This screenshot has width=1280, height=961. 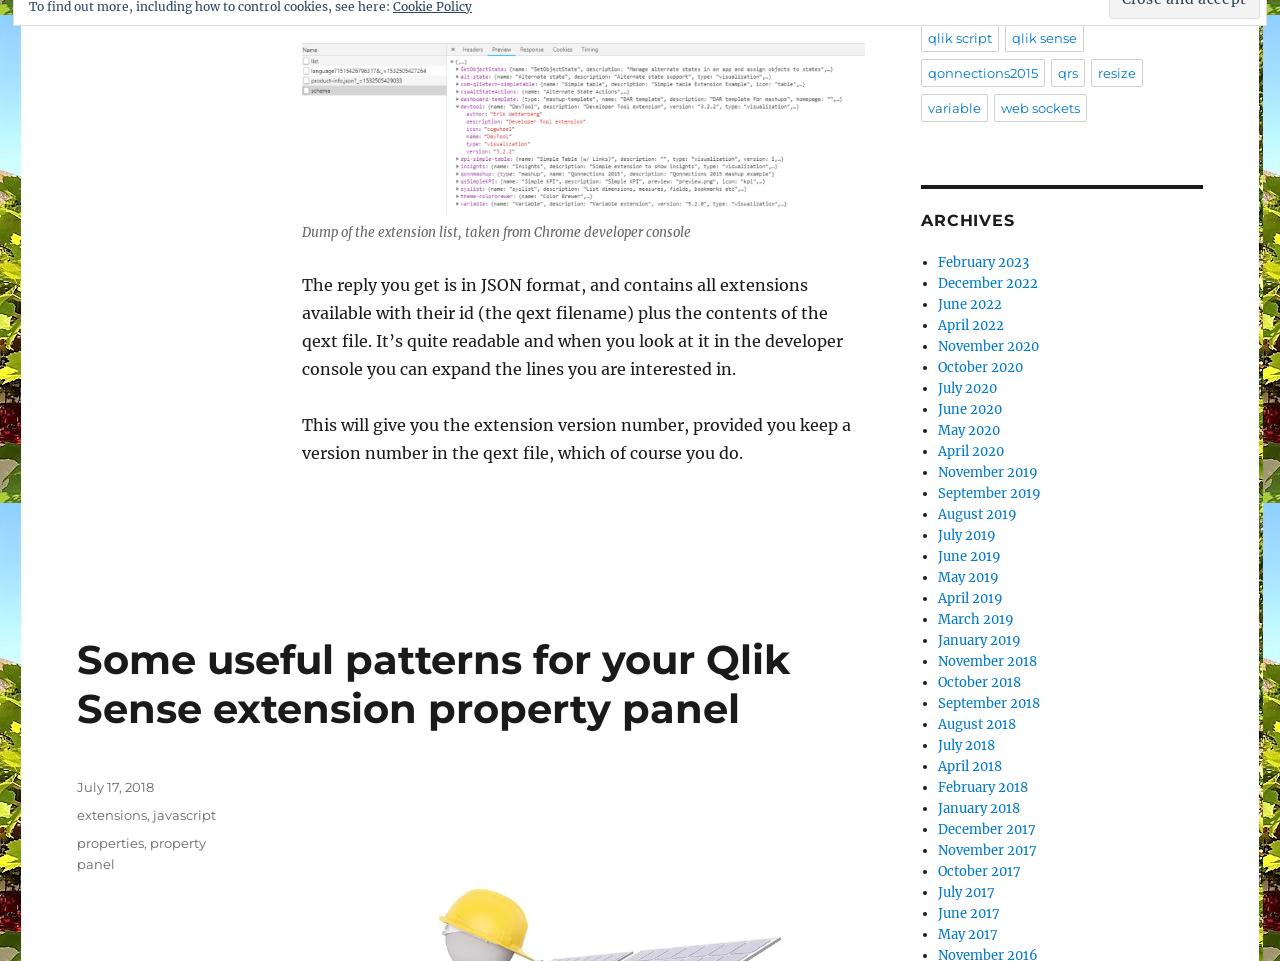 What do you see at coordinates (114, 785) in the screenshot?
I see `'July 17, 2018'` at bounding box center [114, 785].